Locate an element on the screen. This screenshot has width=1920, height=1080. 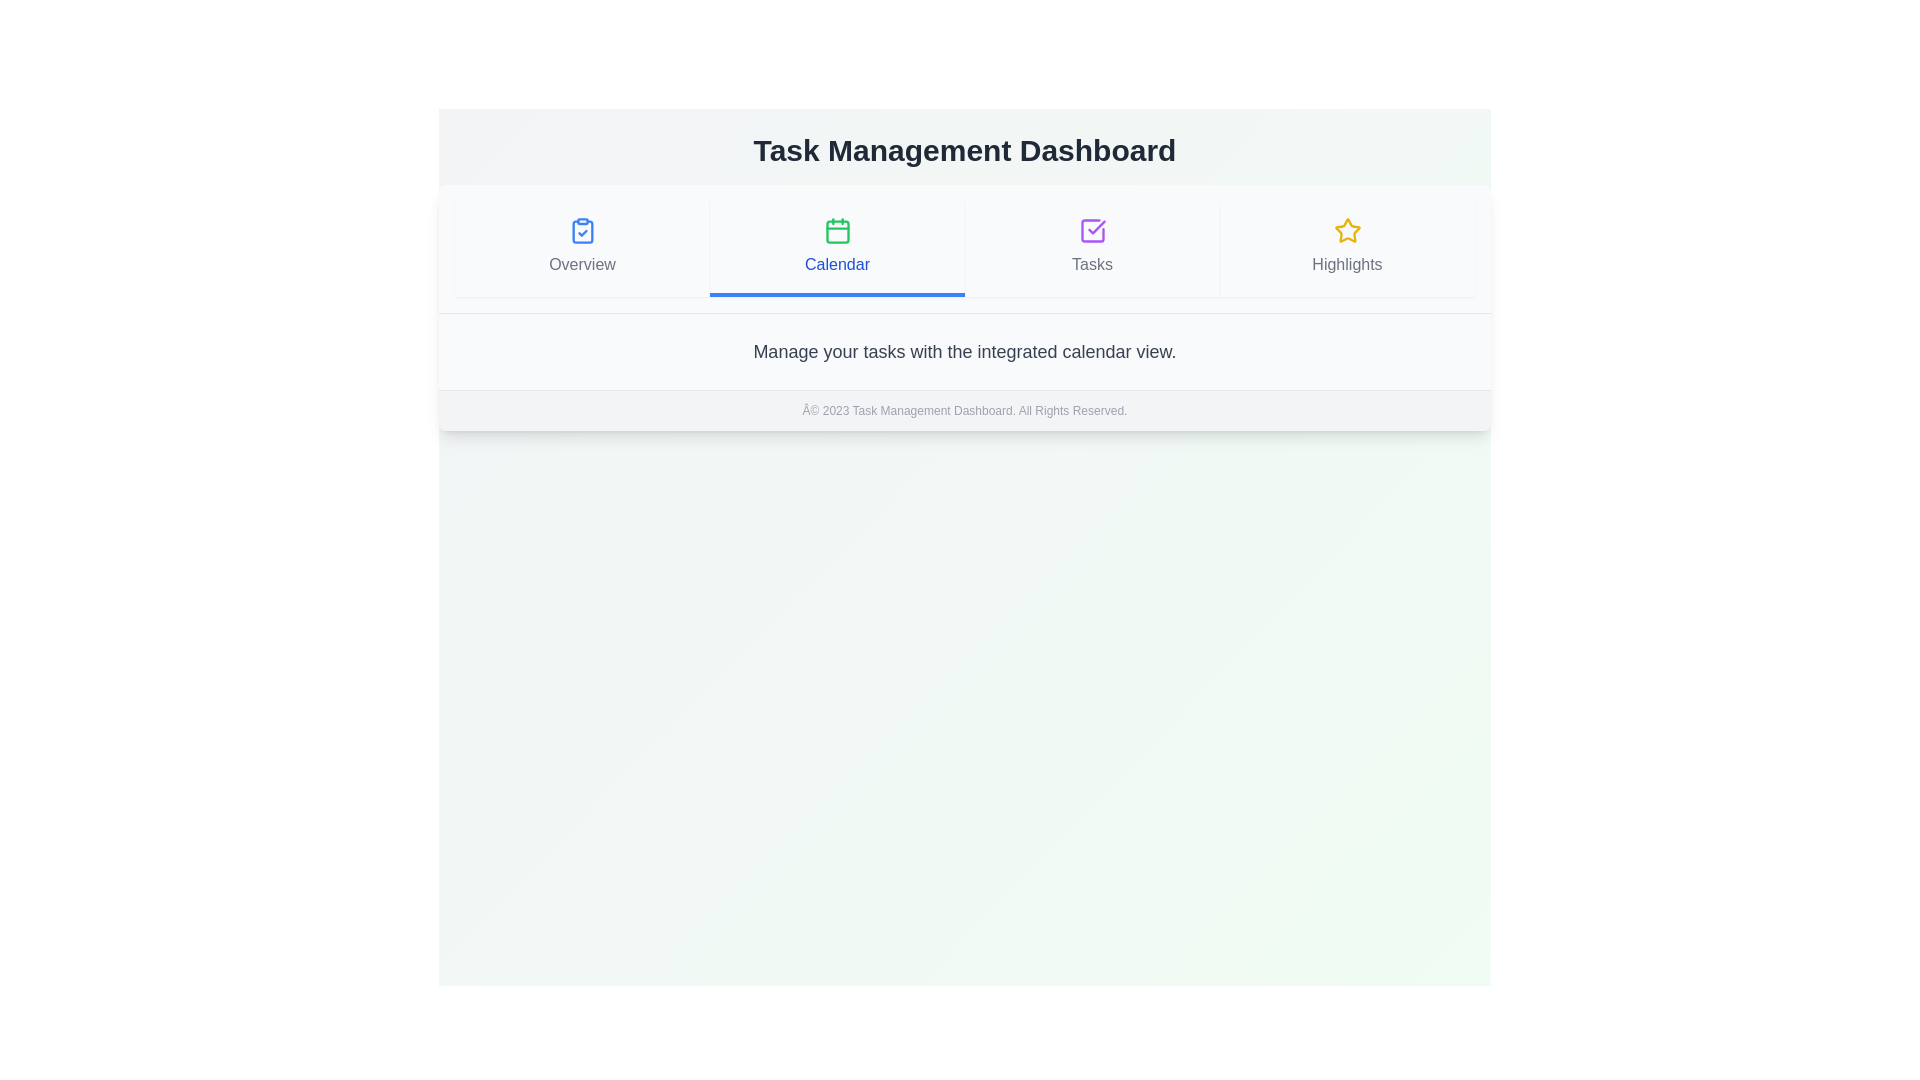
the 'Overview' button in the horizontal navigation bar is located at coordinates (581, 248).